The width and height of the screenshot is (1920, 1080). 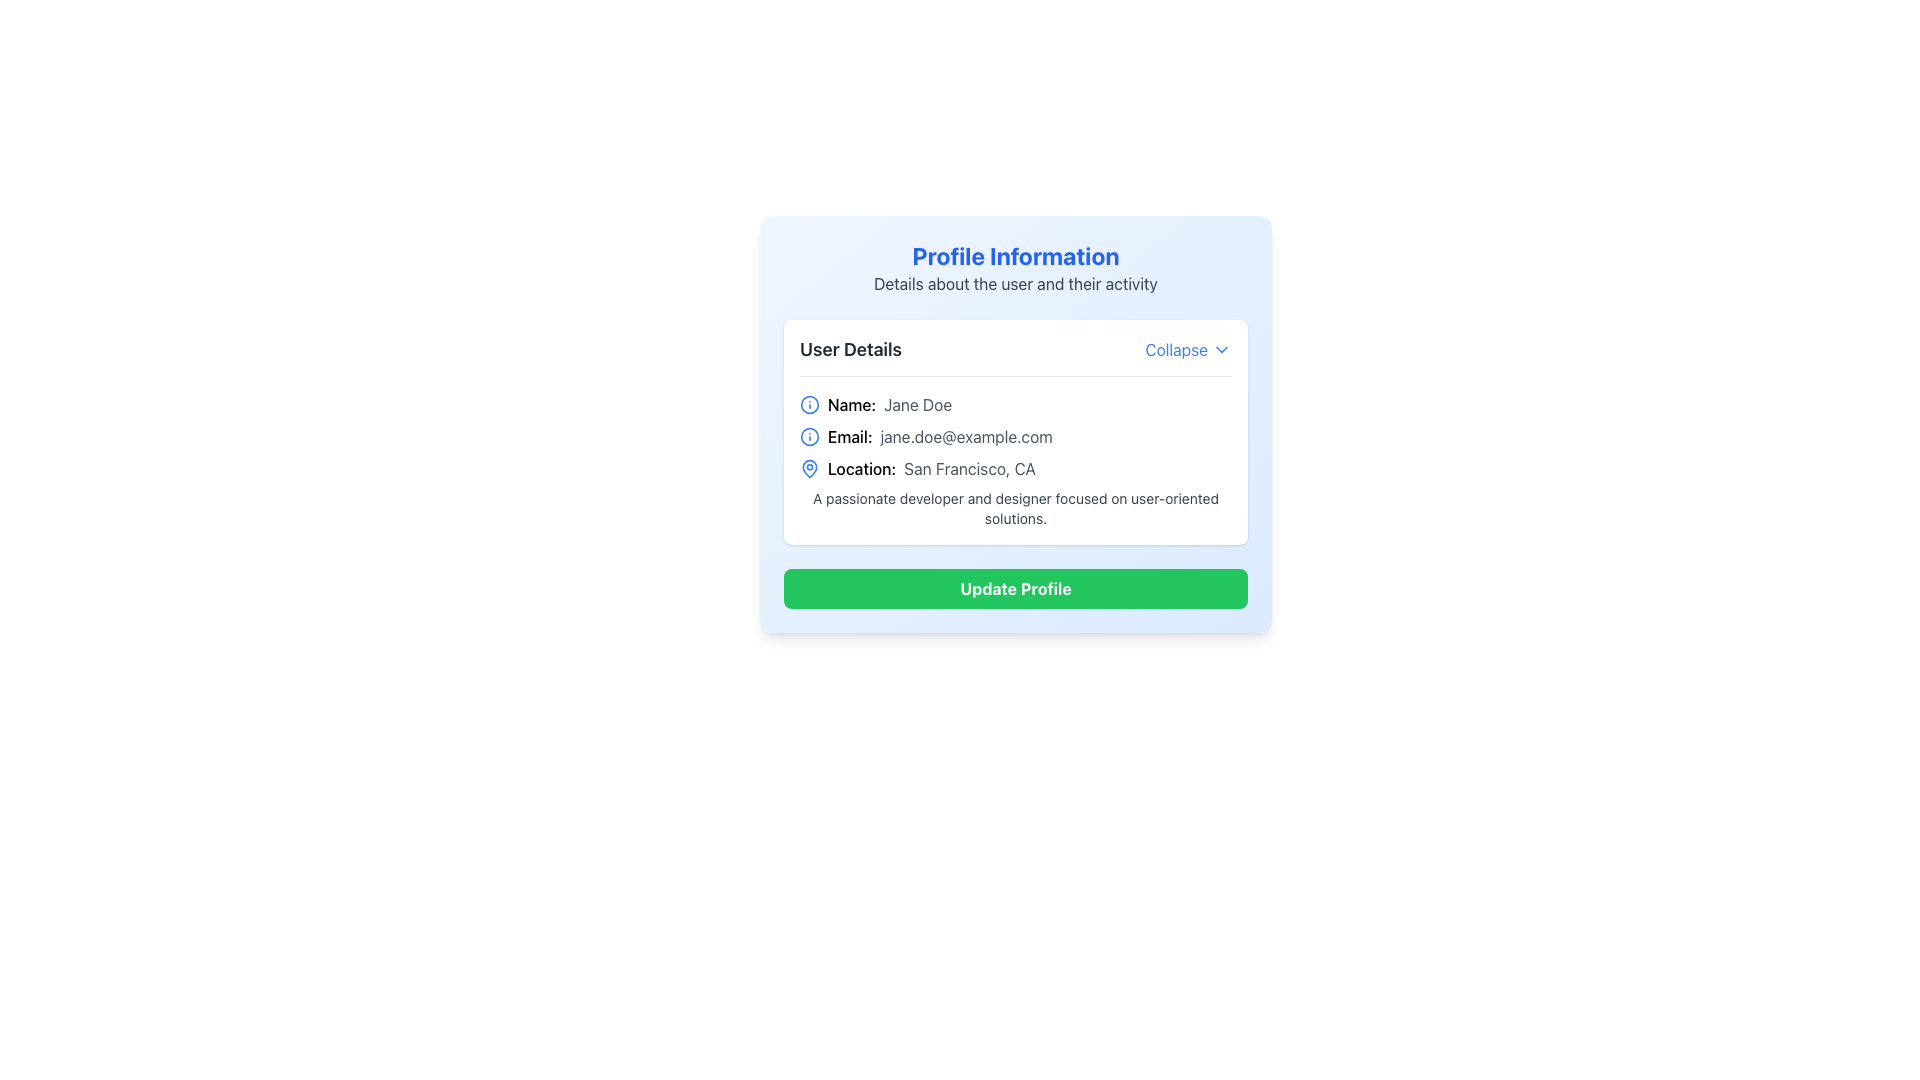 I want to click on the interactive text with an icon located on the right side of the 'User Details' heading, so click(x=1188, y=349).